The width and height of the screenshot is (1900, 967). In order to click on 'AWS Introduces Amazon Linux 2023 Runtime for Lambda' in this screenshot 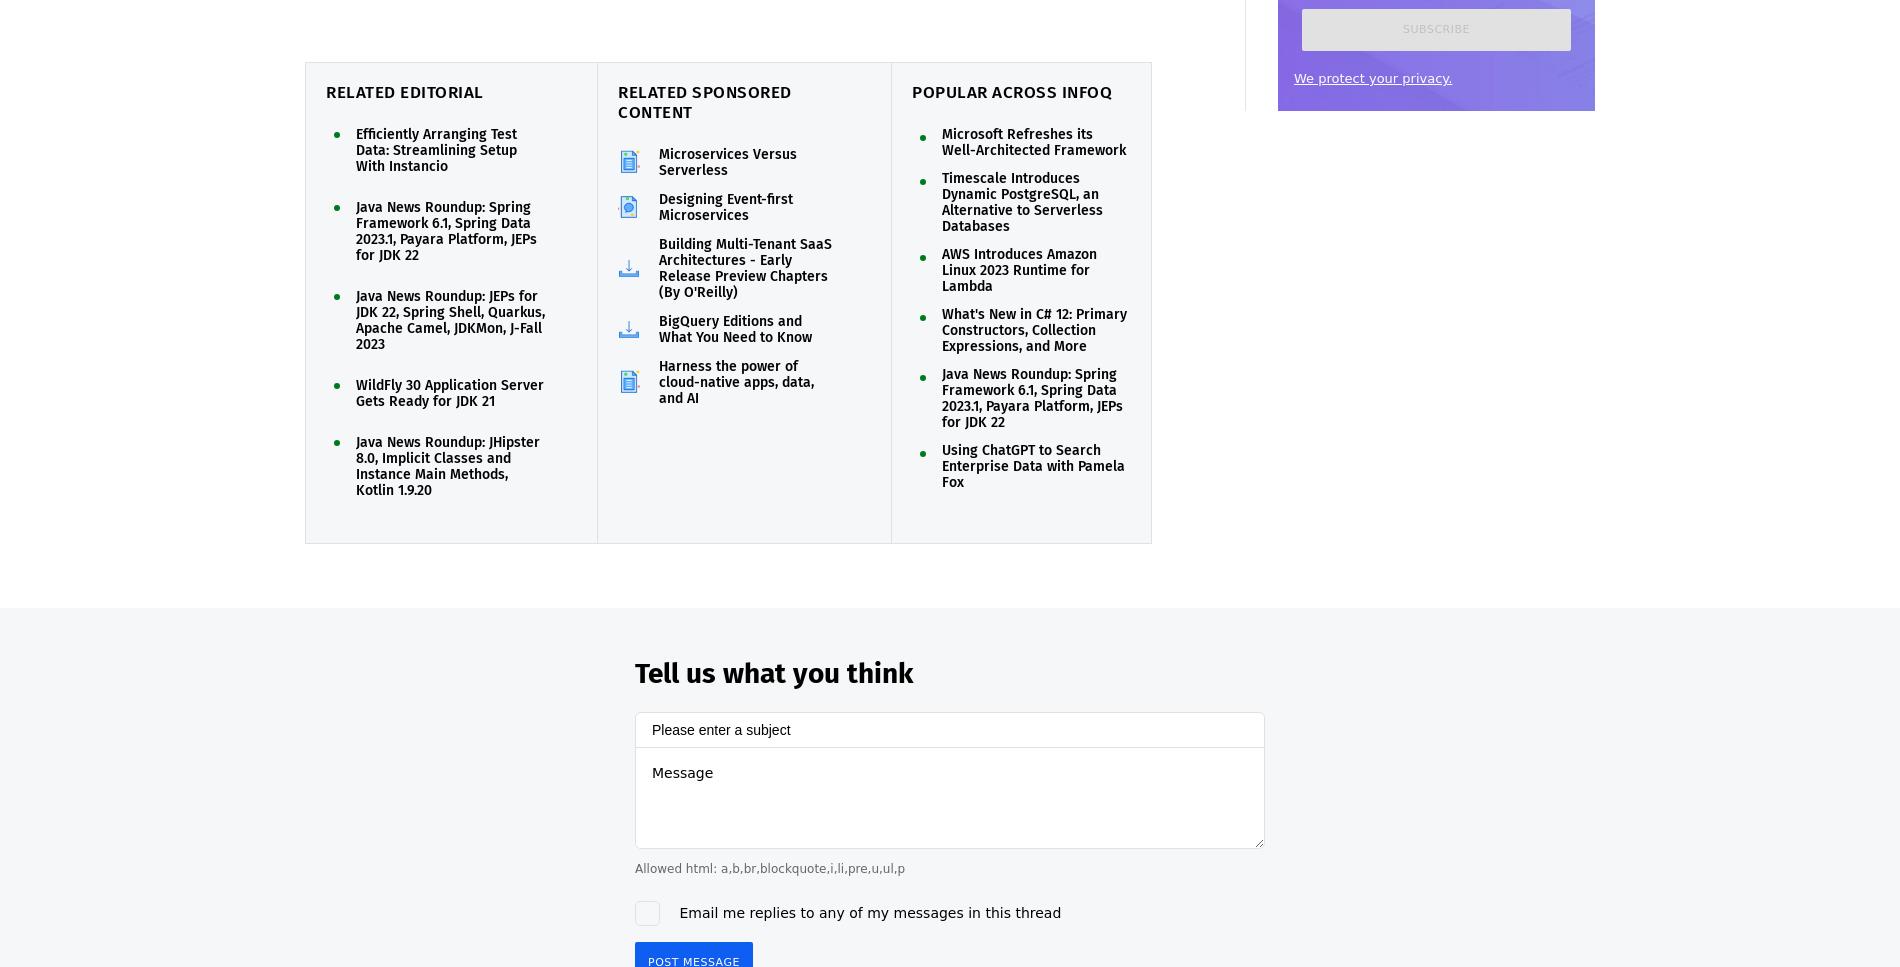, I will do `click(941, 269)`.